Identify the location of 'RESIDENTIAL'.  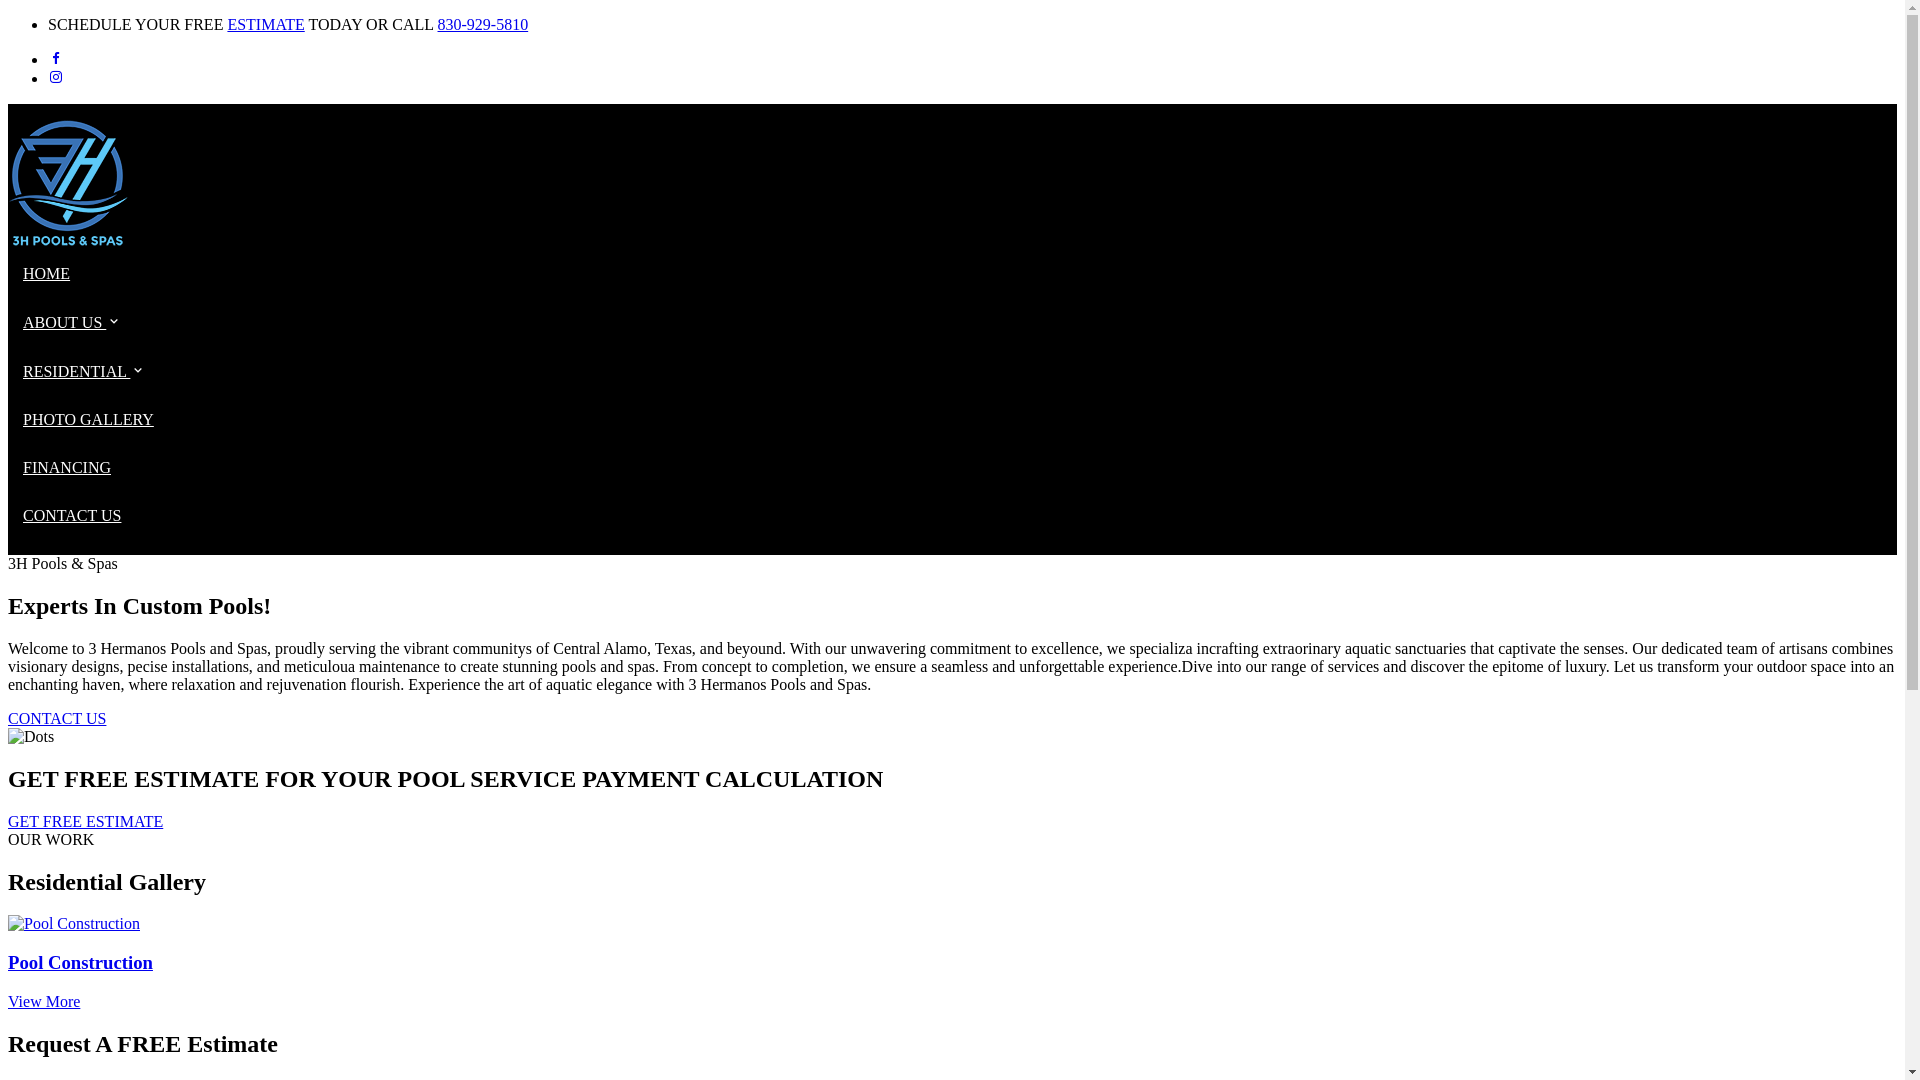
(83, 371).